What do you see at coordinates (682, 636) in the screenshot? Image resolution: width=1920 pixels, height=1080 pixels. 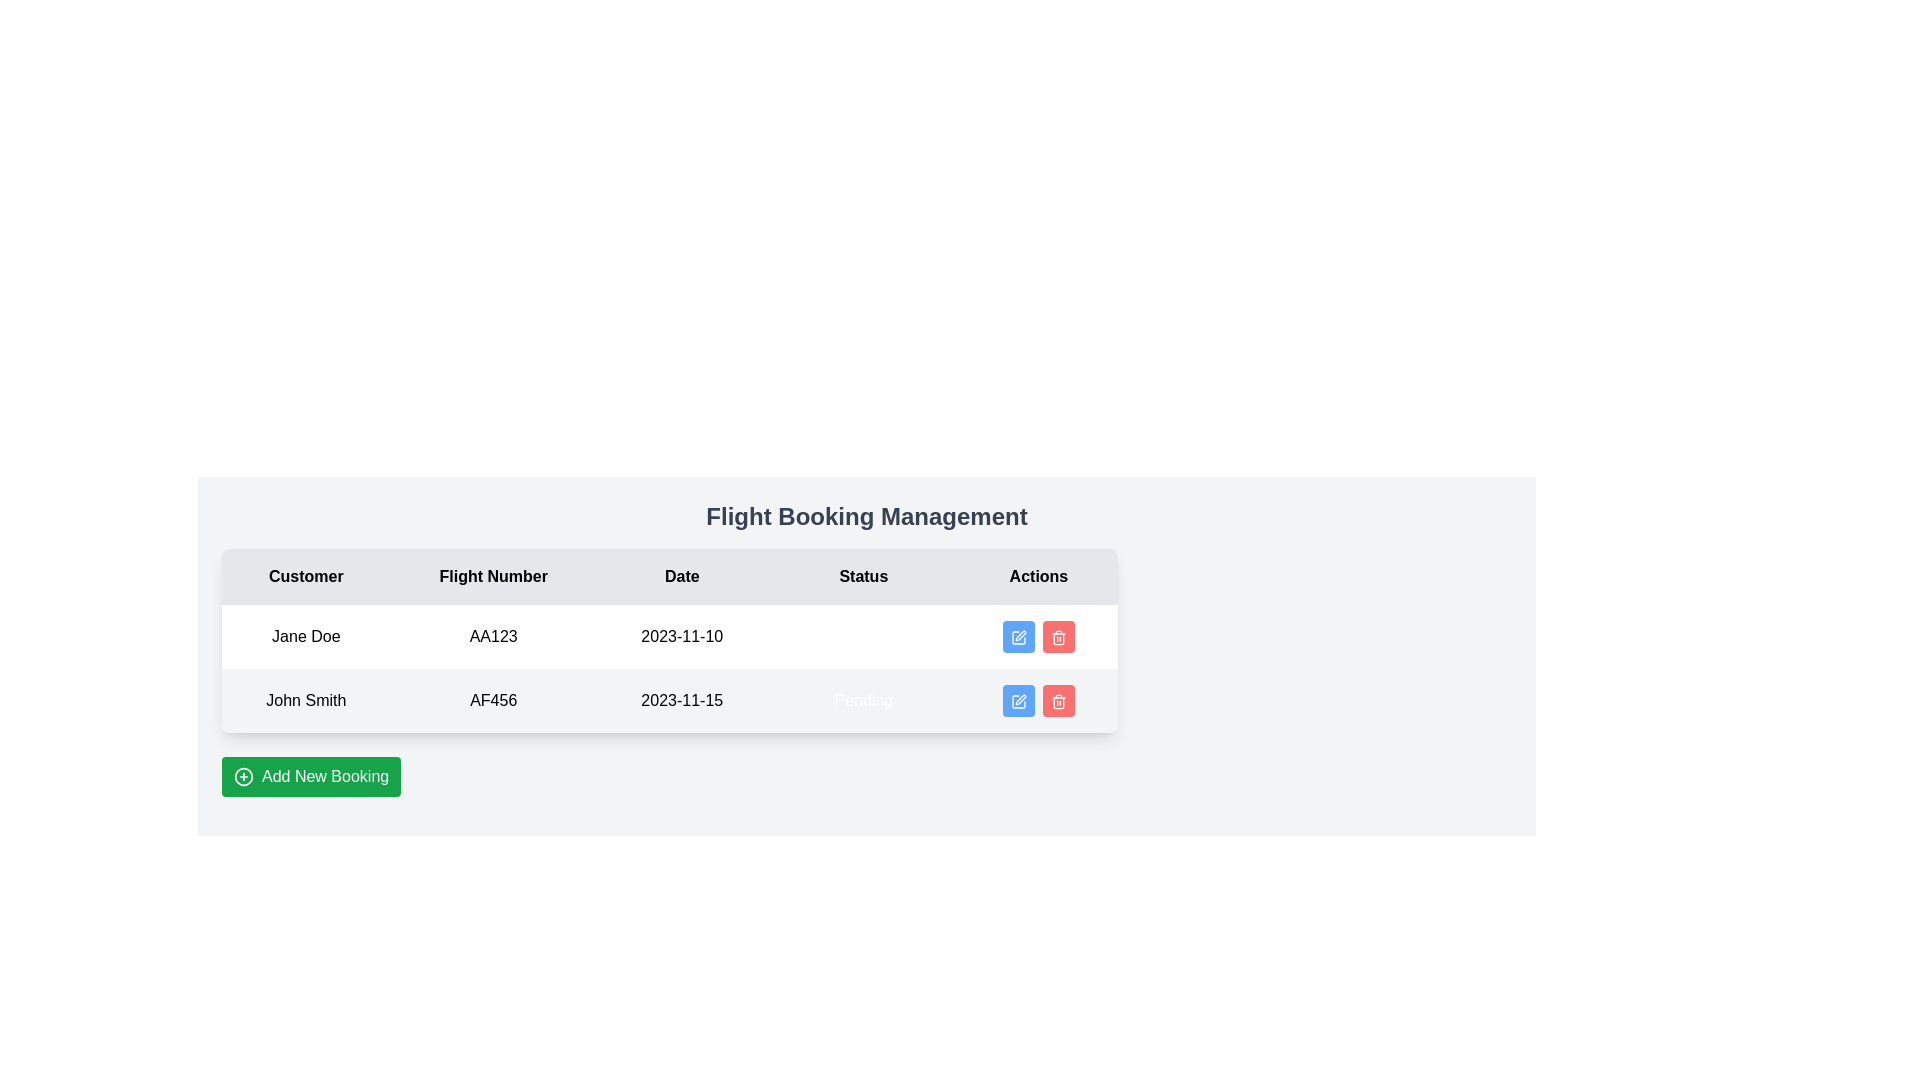 I see `the table cell displaying the date '2023-11-10' in the third column of the flight booking table for Jane Doe` at bounding box center [682, 636].